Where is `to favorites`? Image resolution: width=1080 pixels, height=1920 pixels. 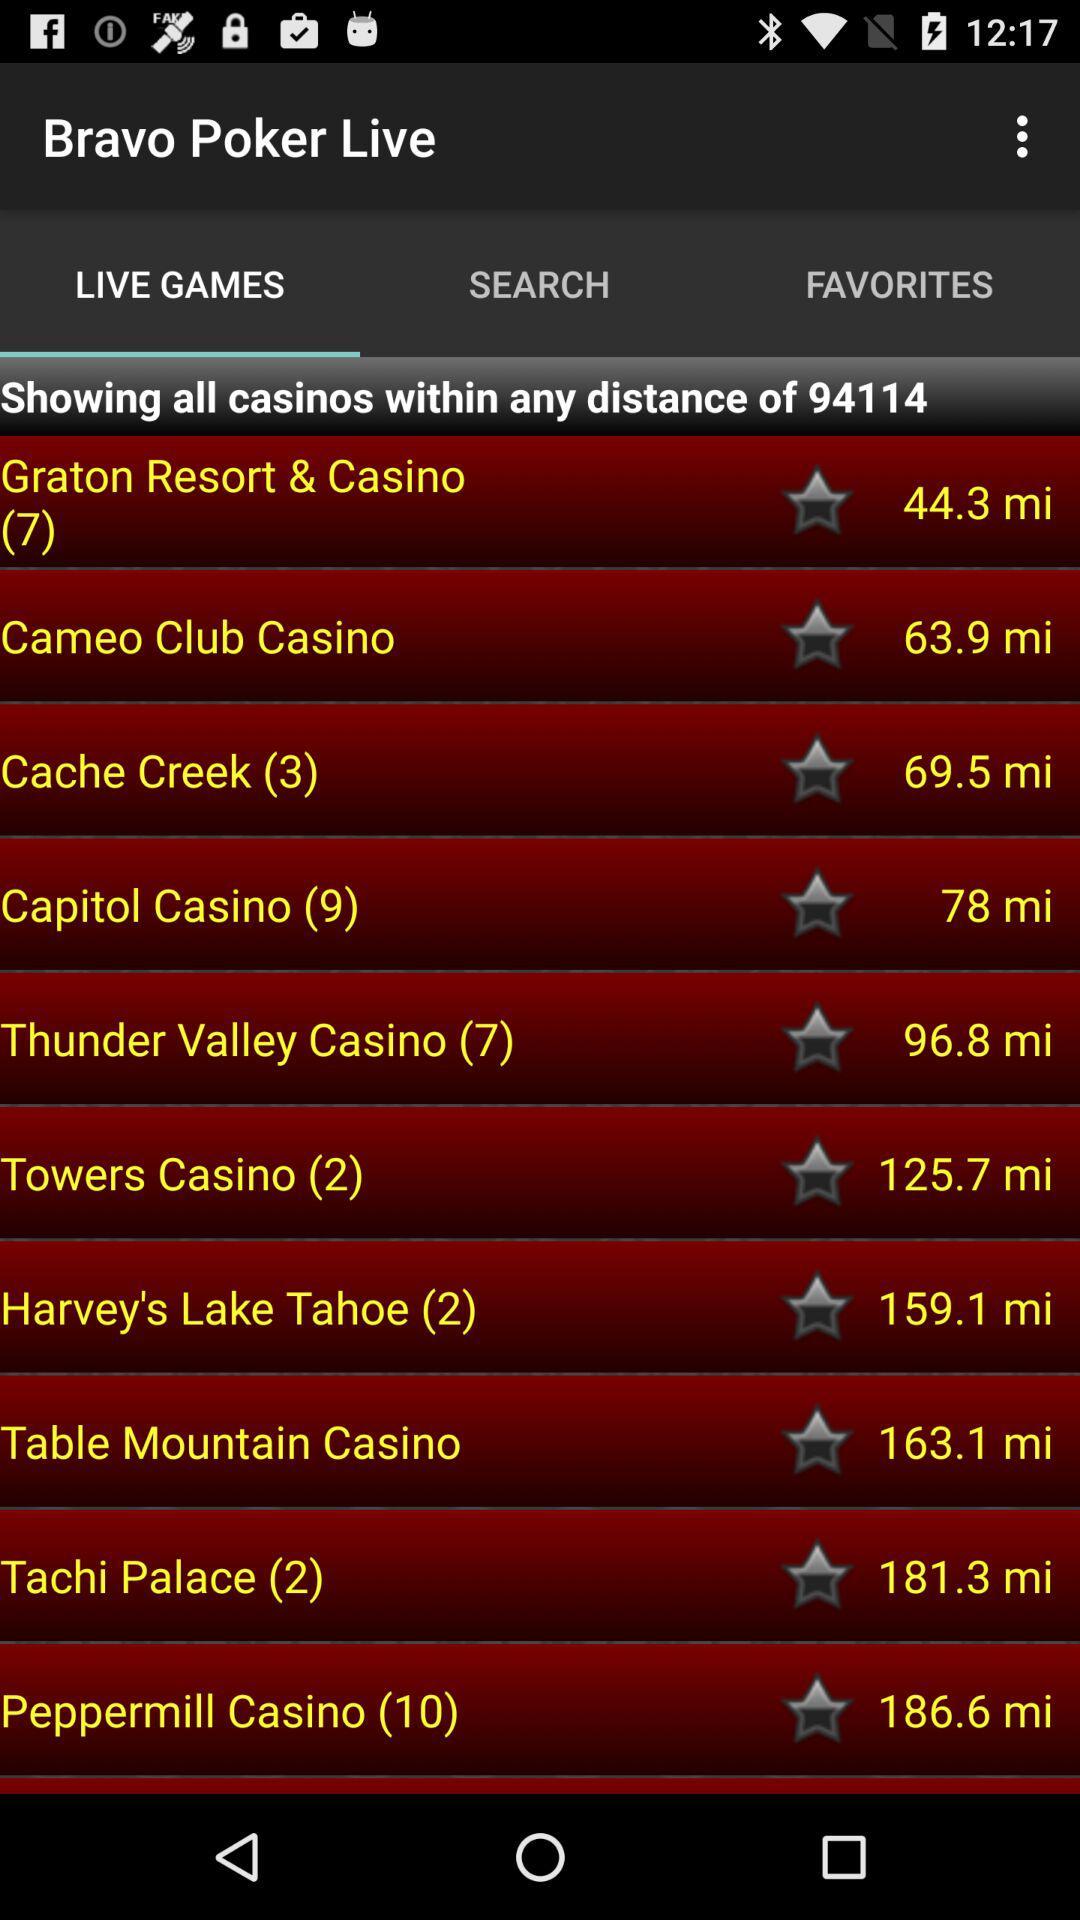
to favorites is located at coordinates (817, 768).